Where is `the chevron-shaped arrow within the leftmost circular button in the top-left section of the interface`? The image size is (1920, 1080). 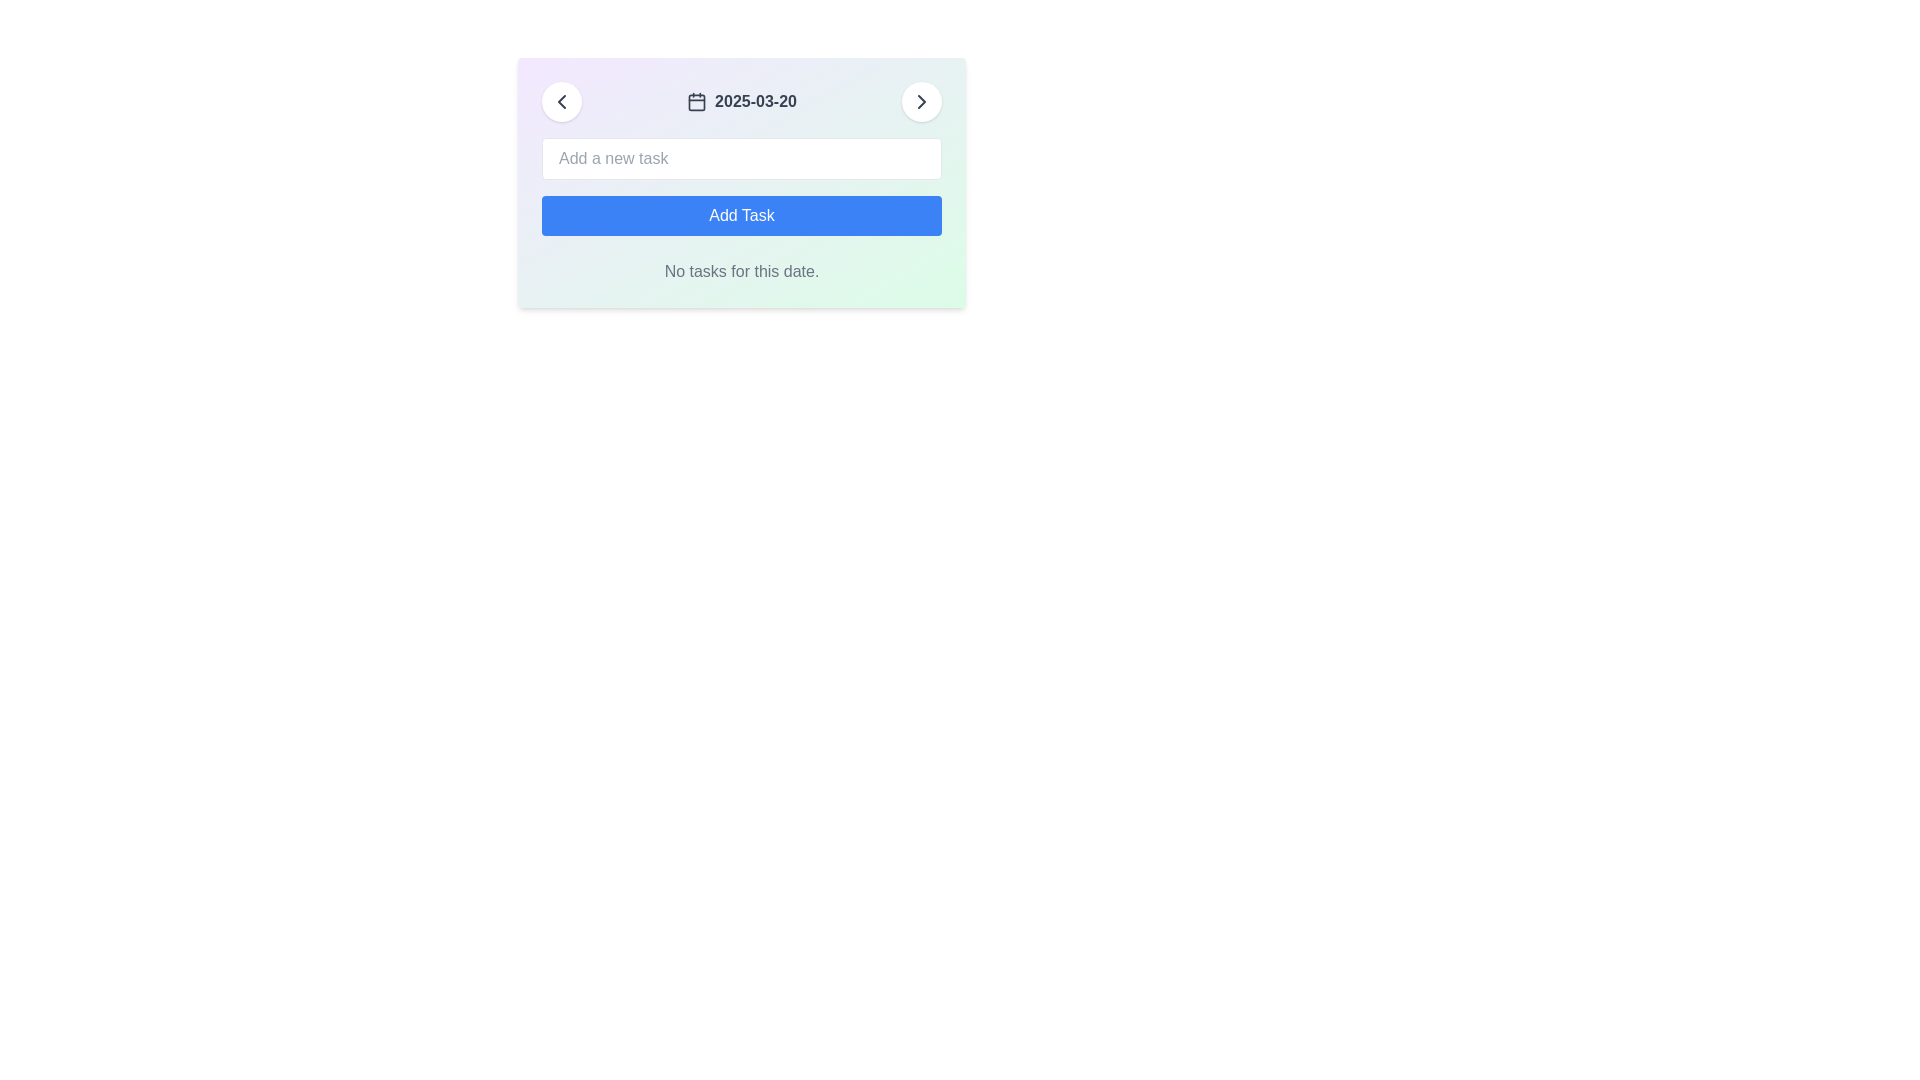 the chevron-shaped arrow within the leftmost circular button in the top-left section of the interface is located at coordinates (560, 101).